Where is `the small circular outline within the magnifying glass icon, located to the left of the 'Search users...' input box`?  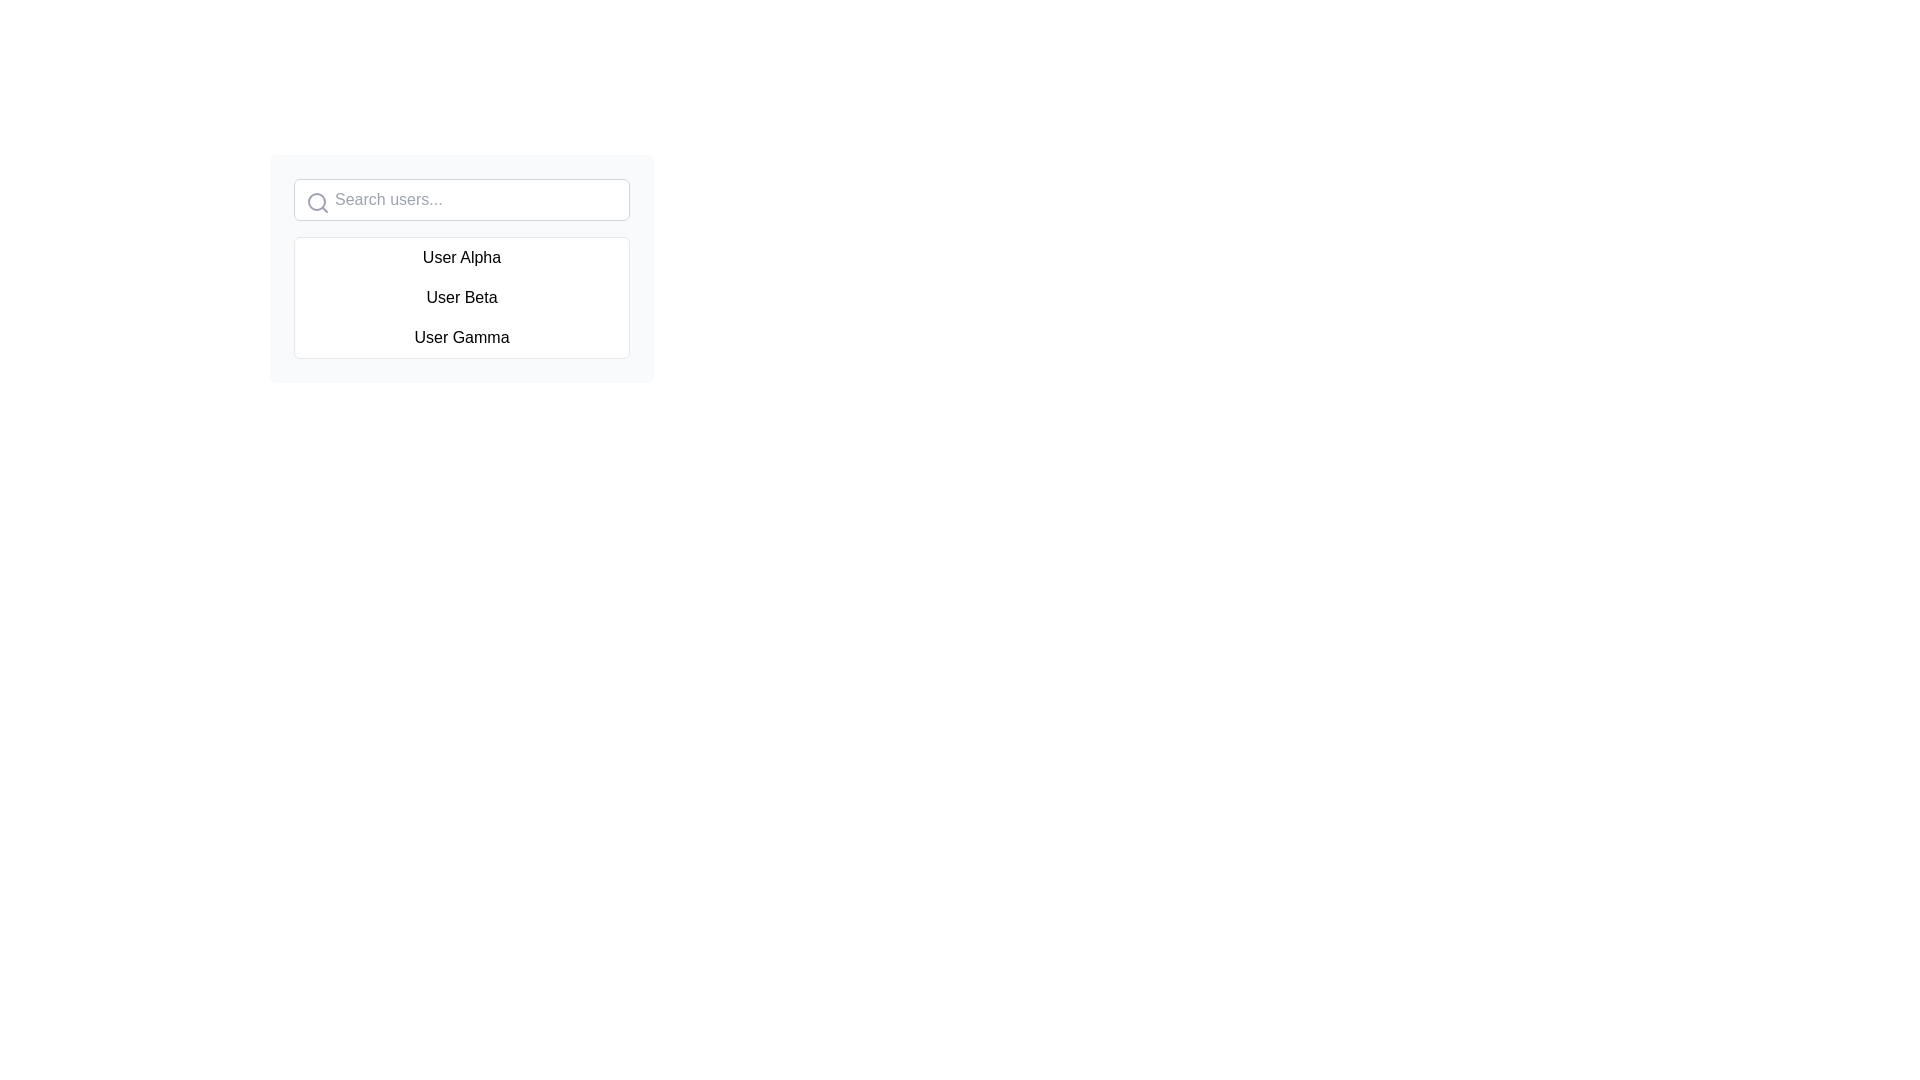 the small circular outline within the magnifying glass icon, located to the left of the 'Search users...' input box is located at coordinates (315, 201).